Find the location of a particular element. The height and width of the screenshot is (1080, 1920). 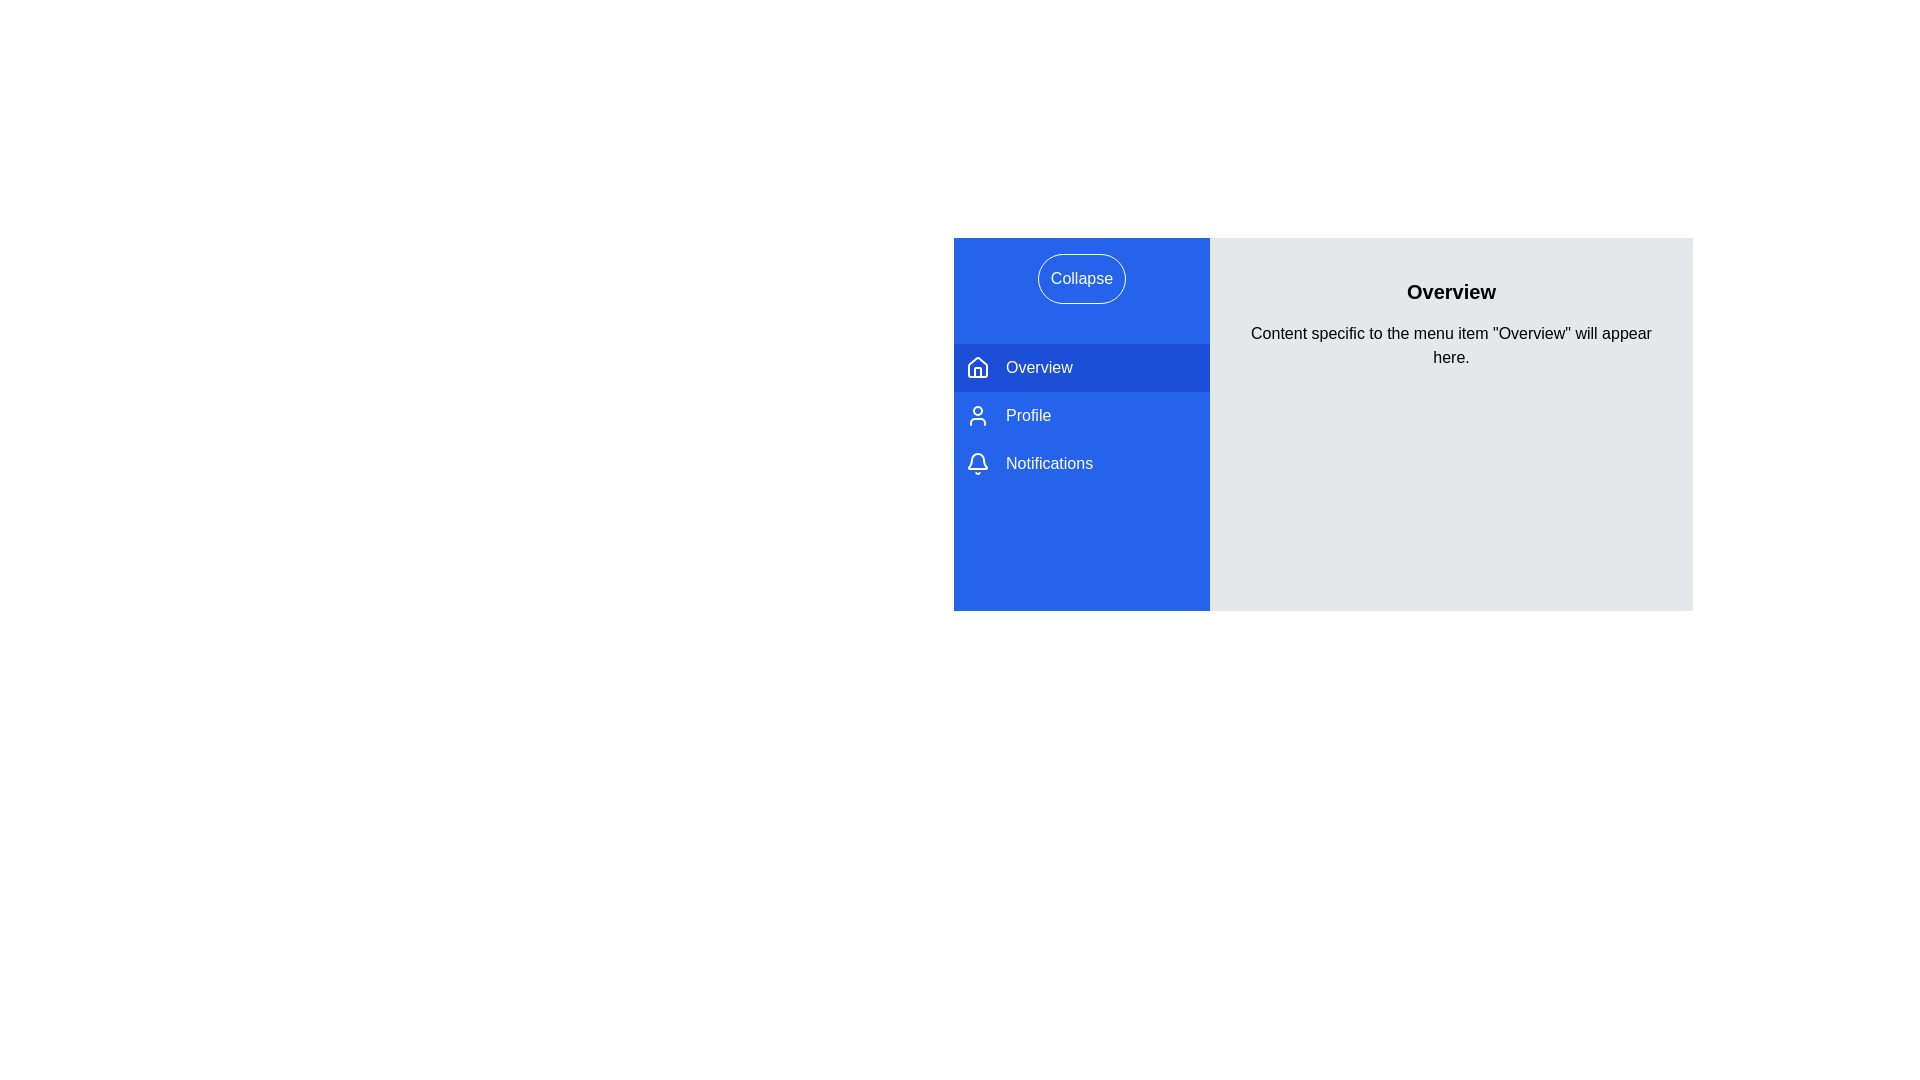

text label displaying 'Profile' in white color within the blue background of the navigation menu is located at coordinates (1028, 415).